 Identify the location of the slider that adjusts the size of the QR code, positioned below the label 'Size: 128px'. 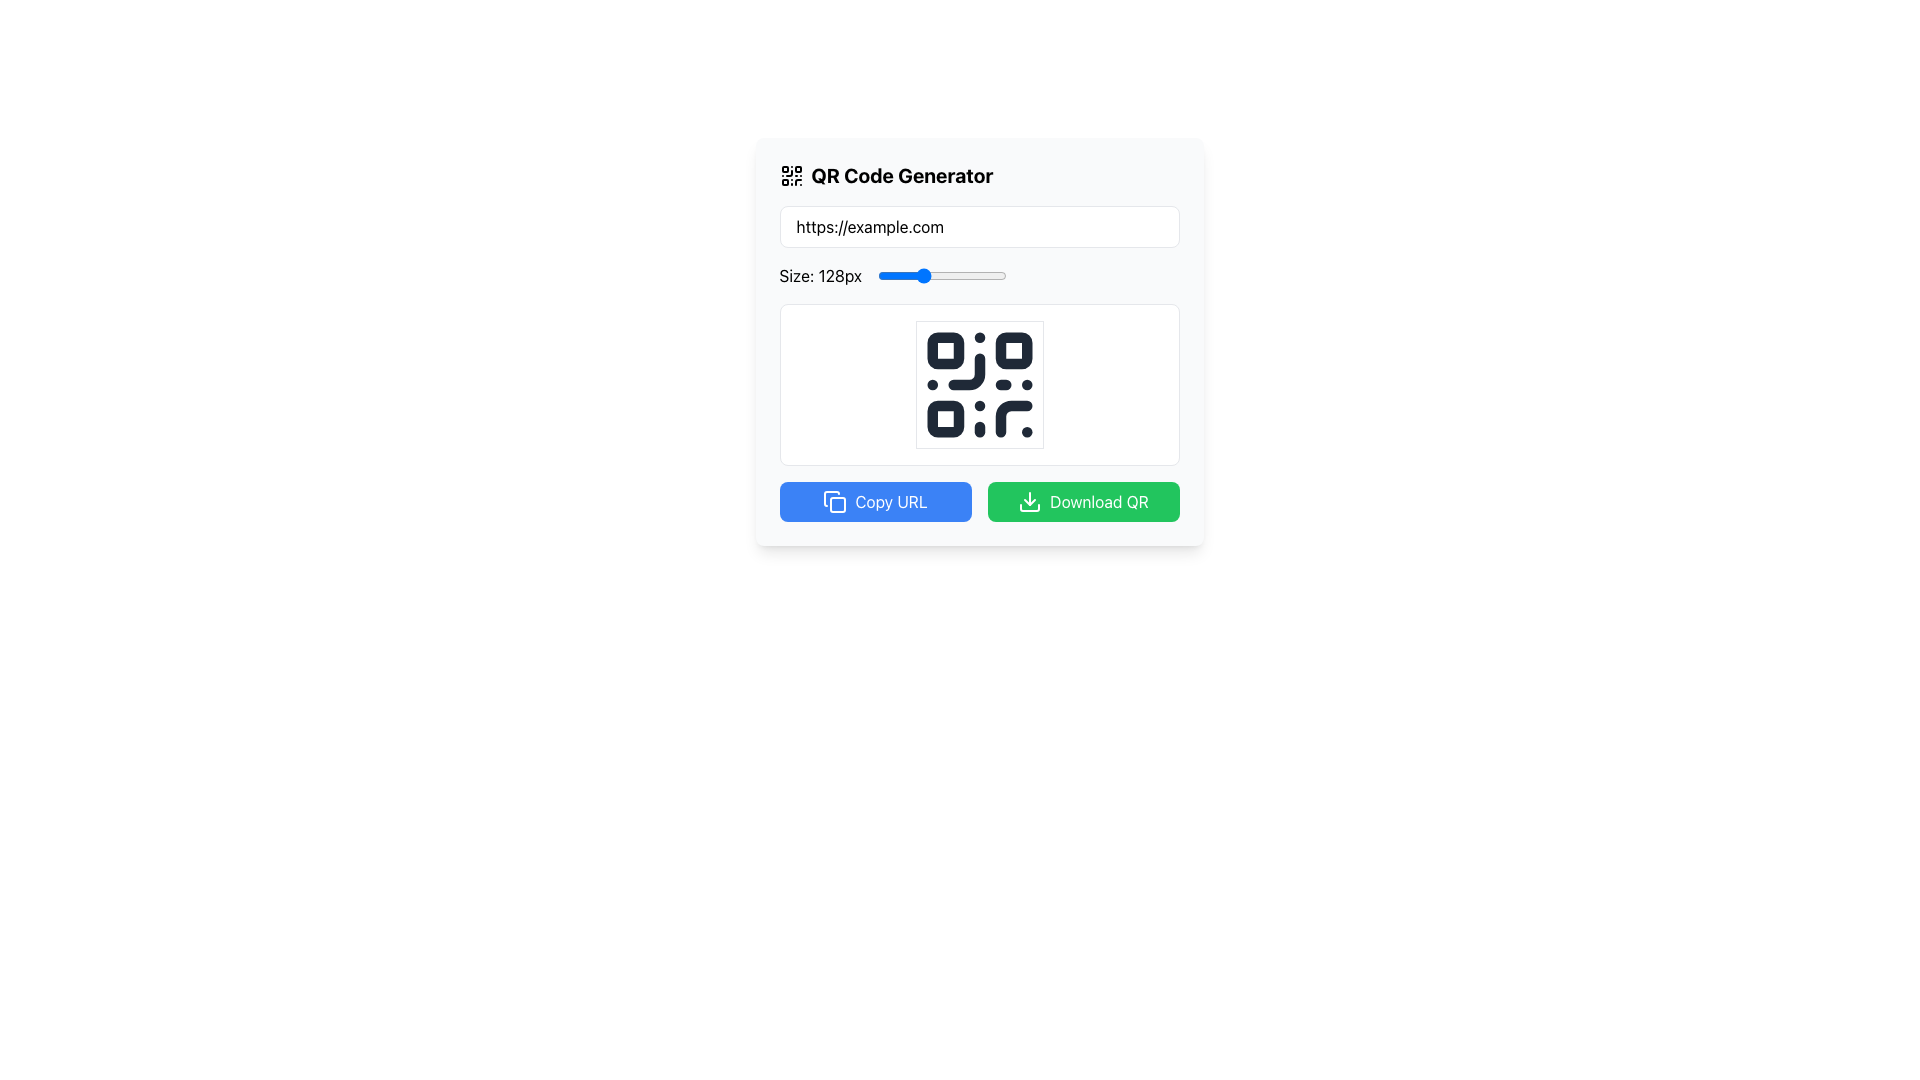
(941, 276).